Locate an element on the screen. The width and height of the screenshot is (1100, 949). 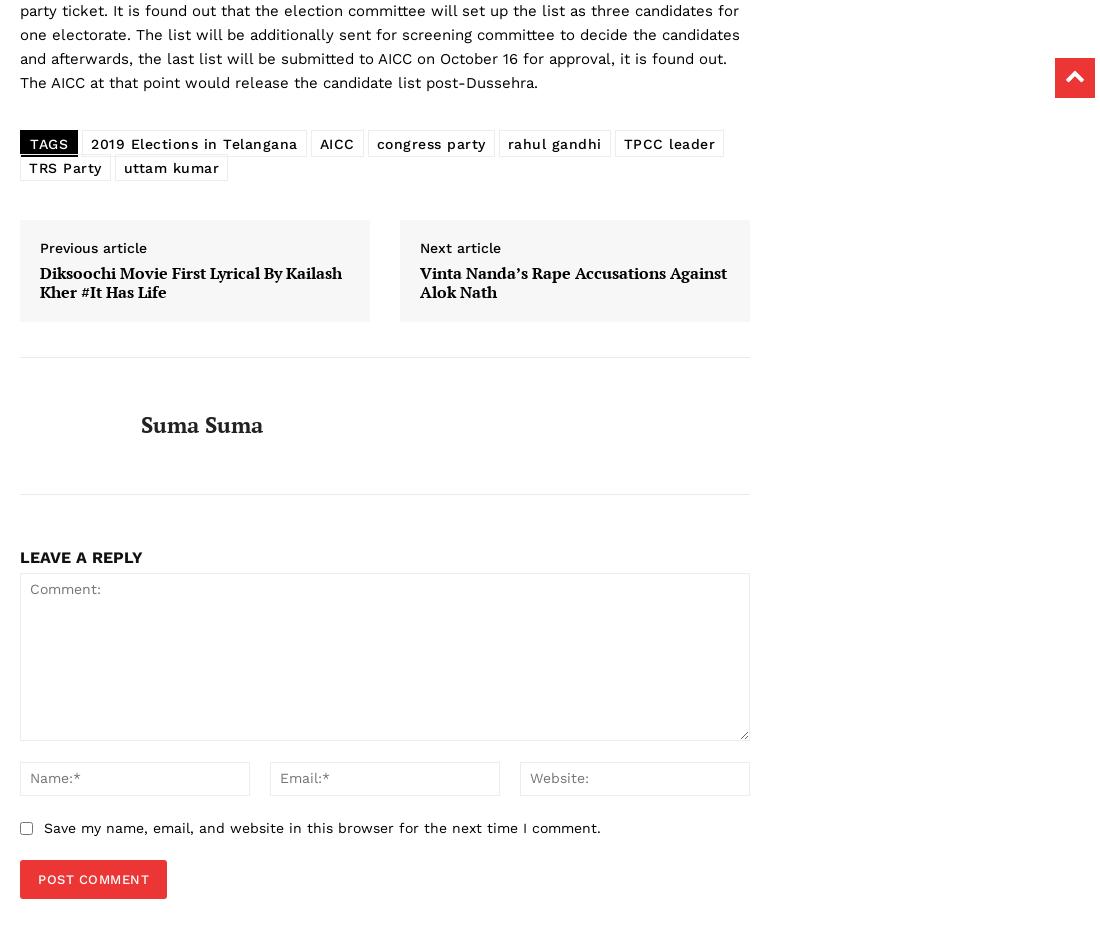
'TRS Party' is located at coordinates (64, 166).